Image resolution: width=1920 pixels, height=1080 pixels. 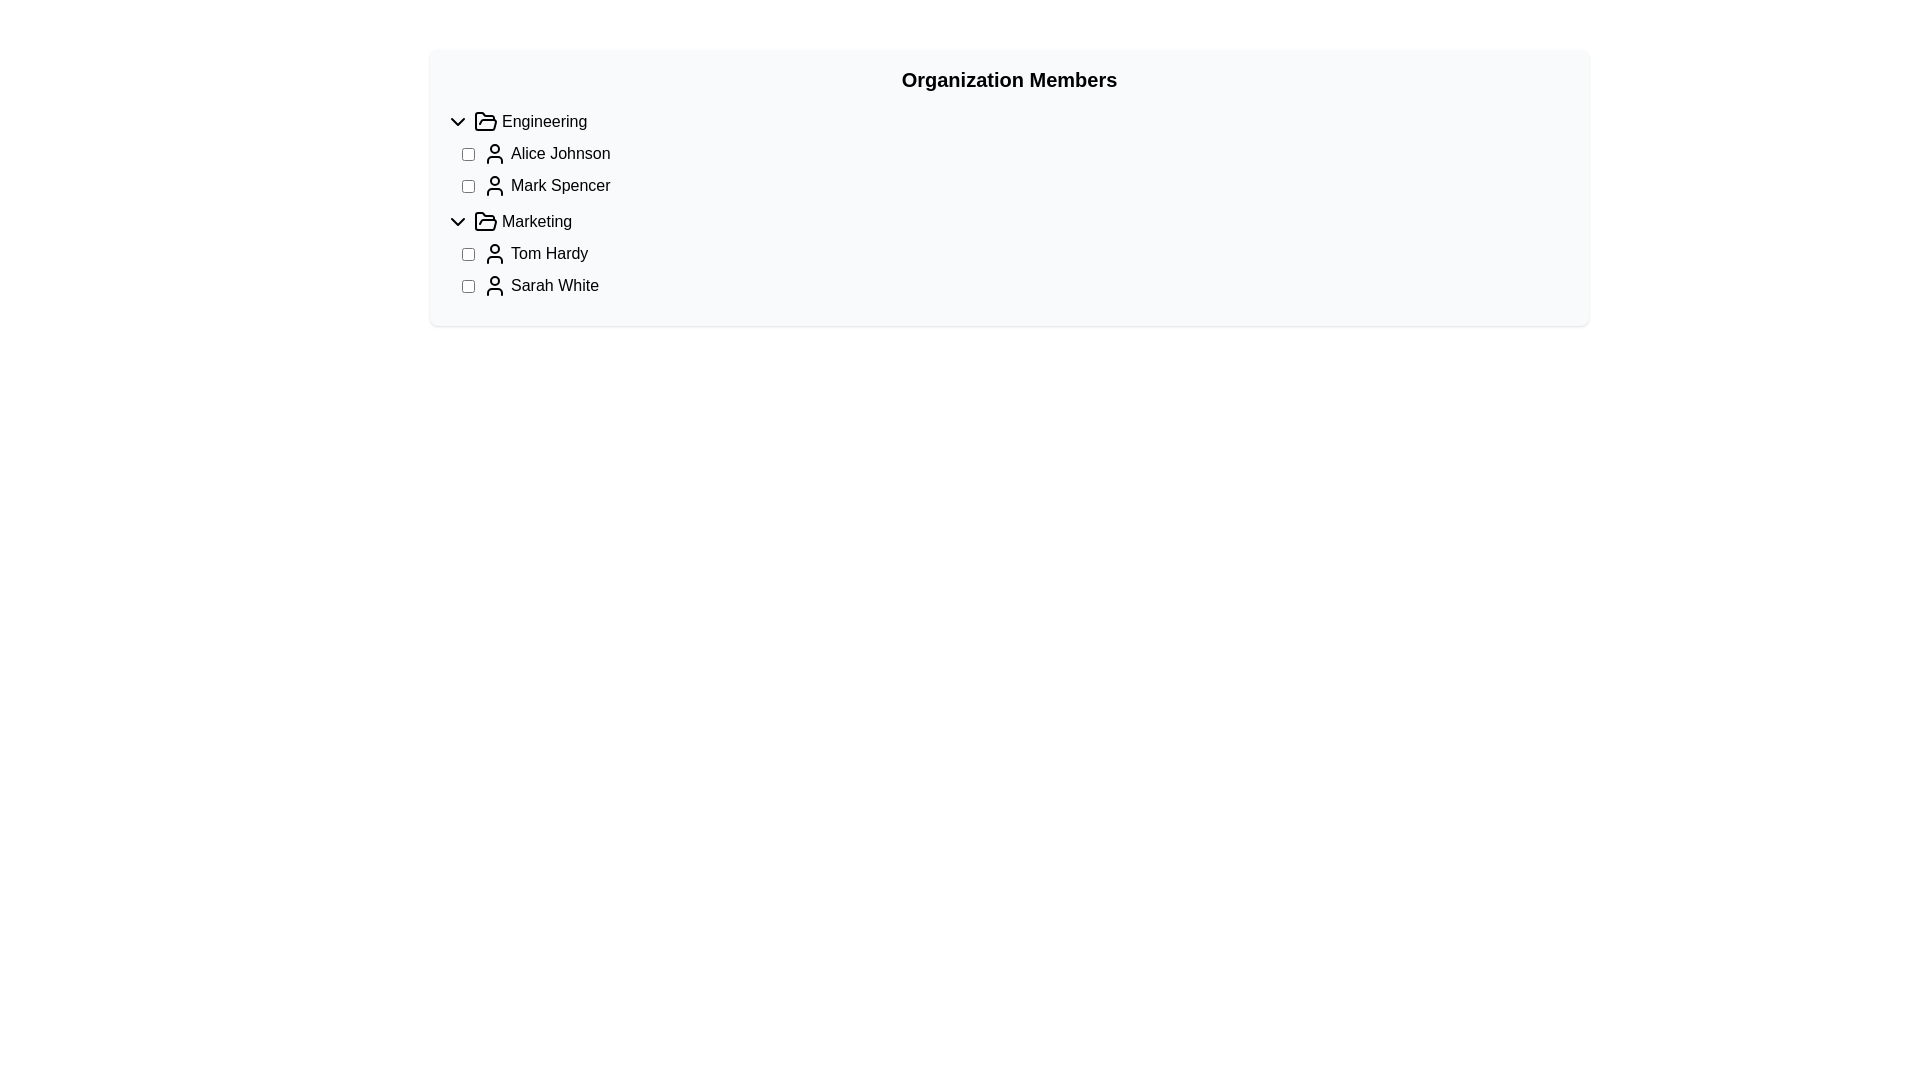 What do you see at coordinates (555, 285) in the screenshot?
I see `the text label that denotes a member of the 'Marketing' group, specifically the second user entry under the 'Marketing' category, for accessibility purposes` at bounding box center [555, 285].